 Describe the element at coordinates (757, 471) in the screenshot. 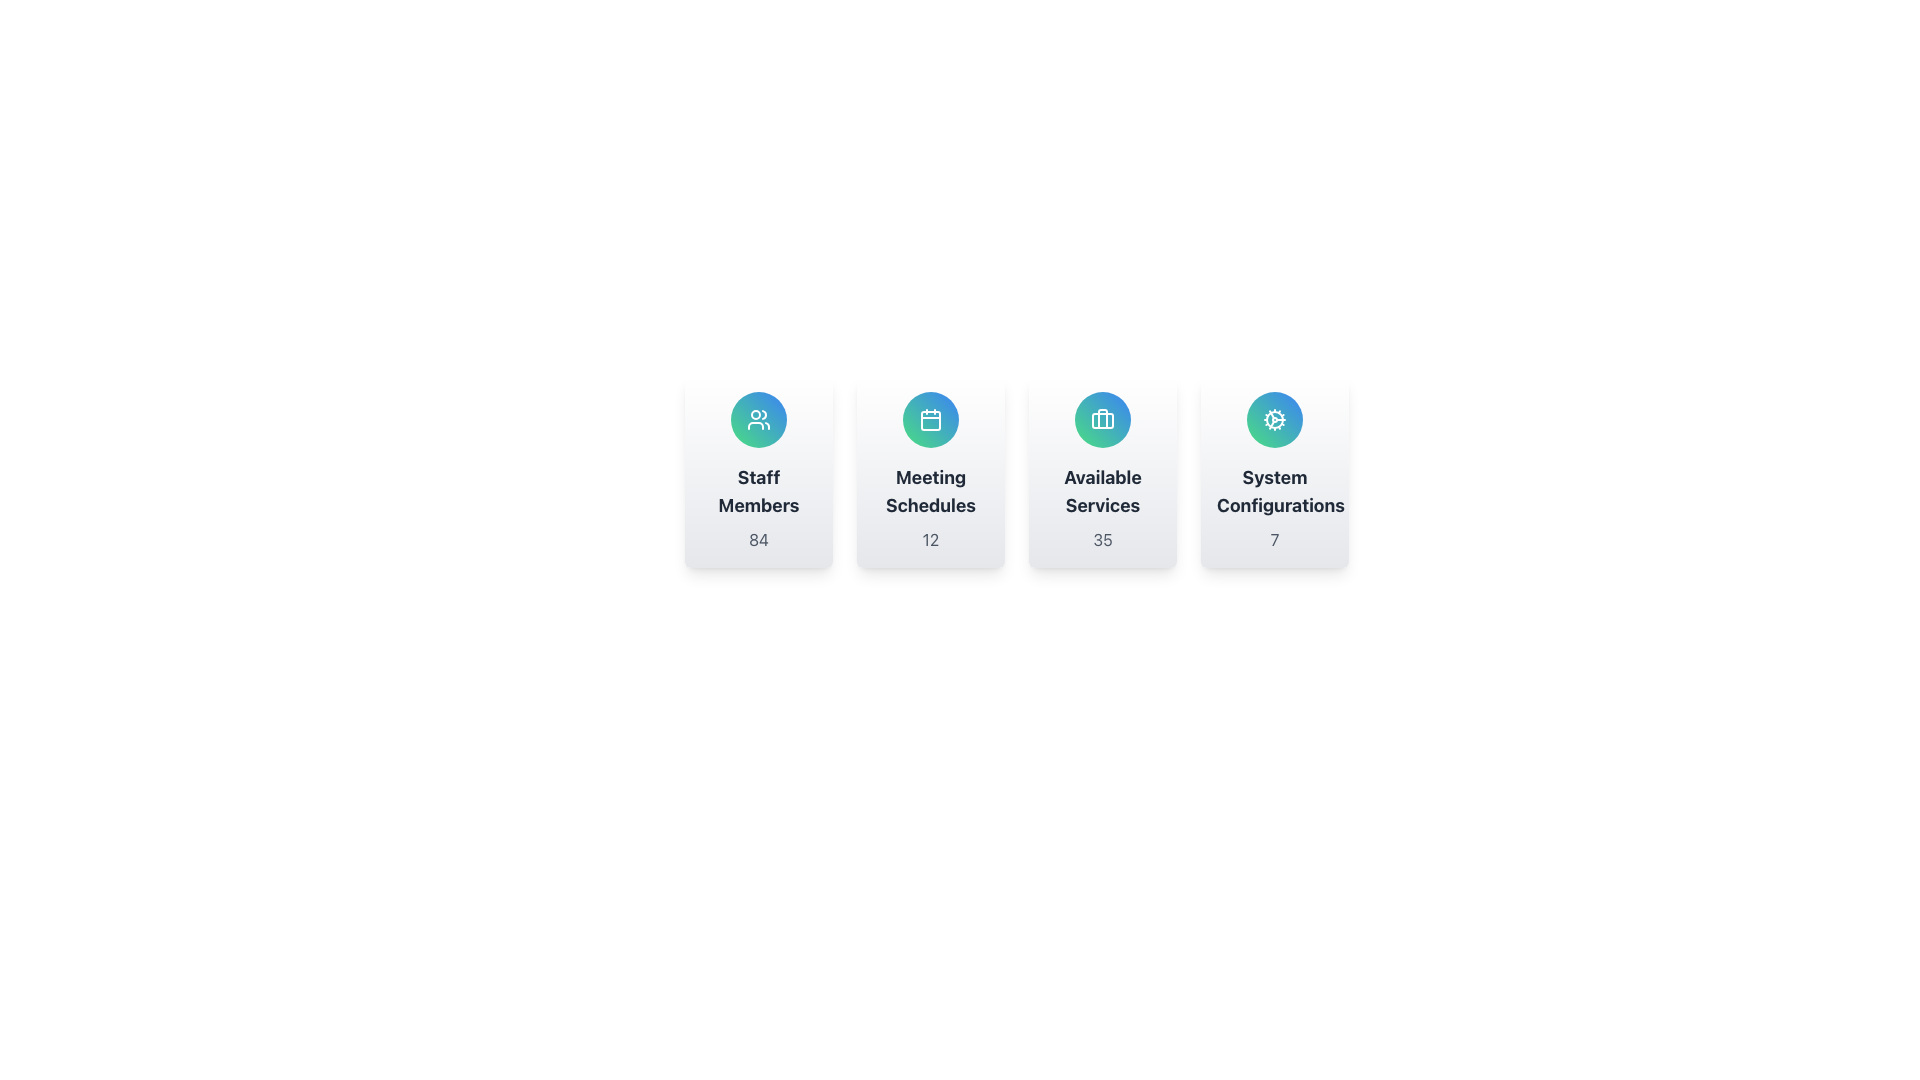

I see `the first Summary Card, which features a gradient background, rounded corners, and displays 'Staff Members' in bold with the number '84' at the bottom` at that location.